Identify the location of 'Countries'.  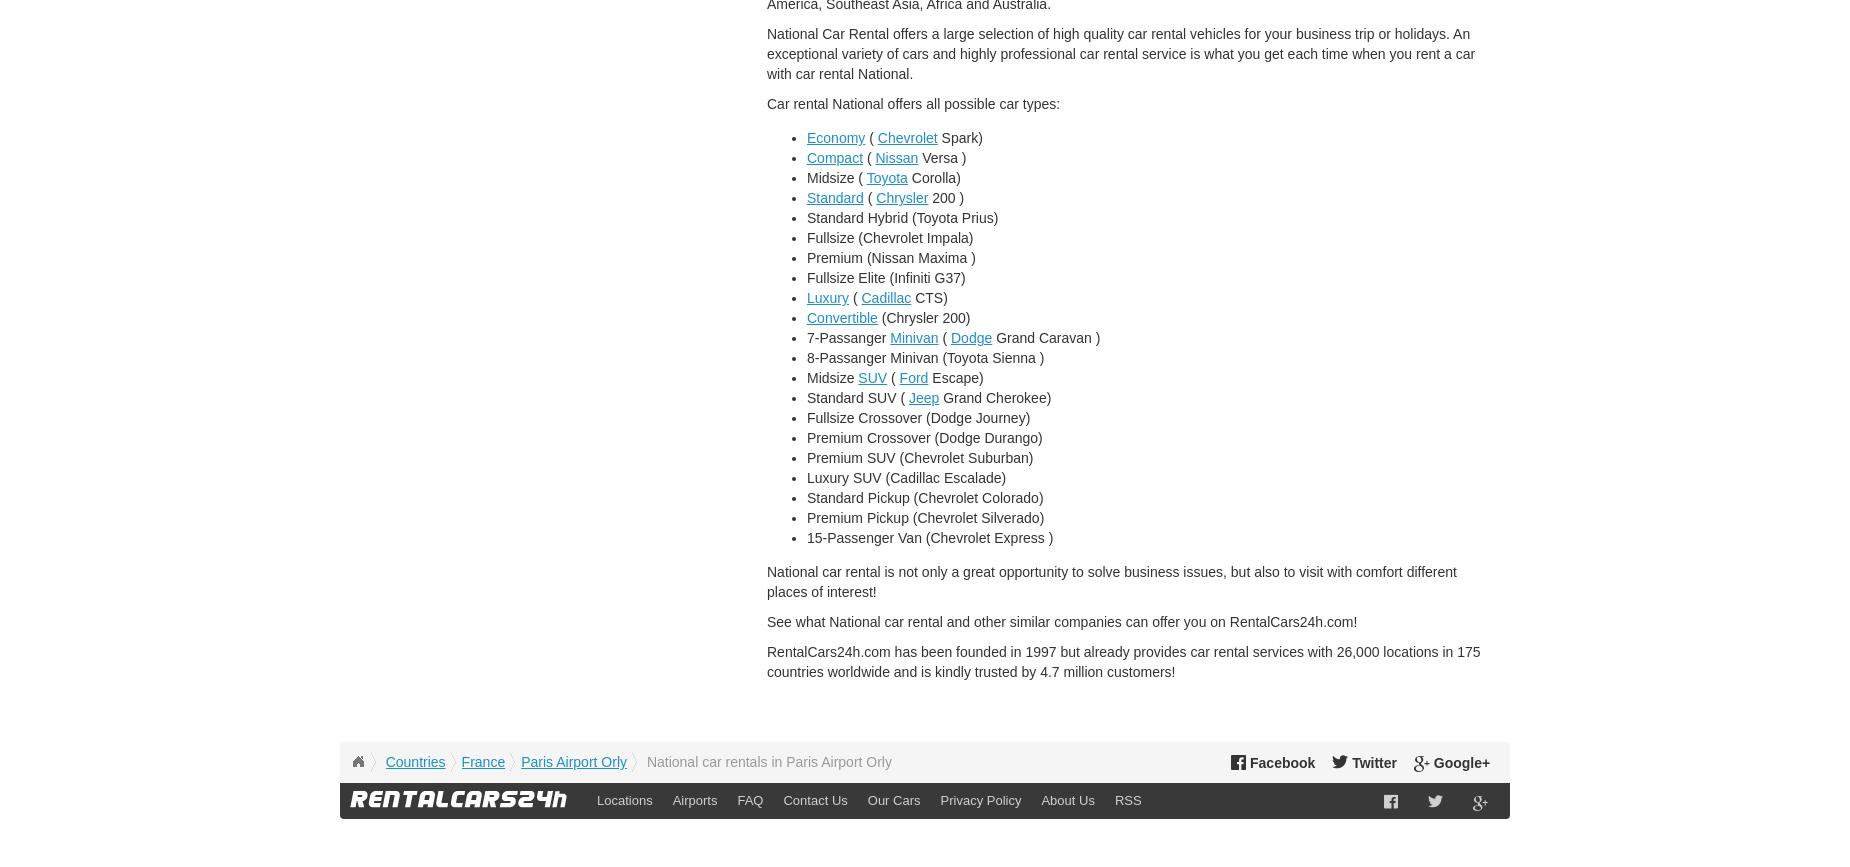
(413, 761).